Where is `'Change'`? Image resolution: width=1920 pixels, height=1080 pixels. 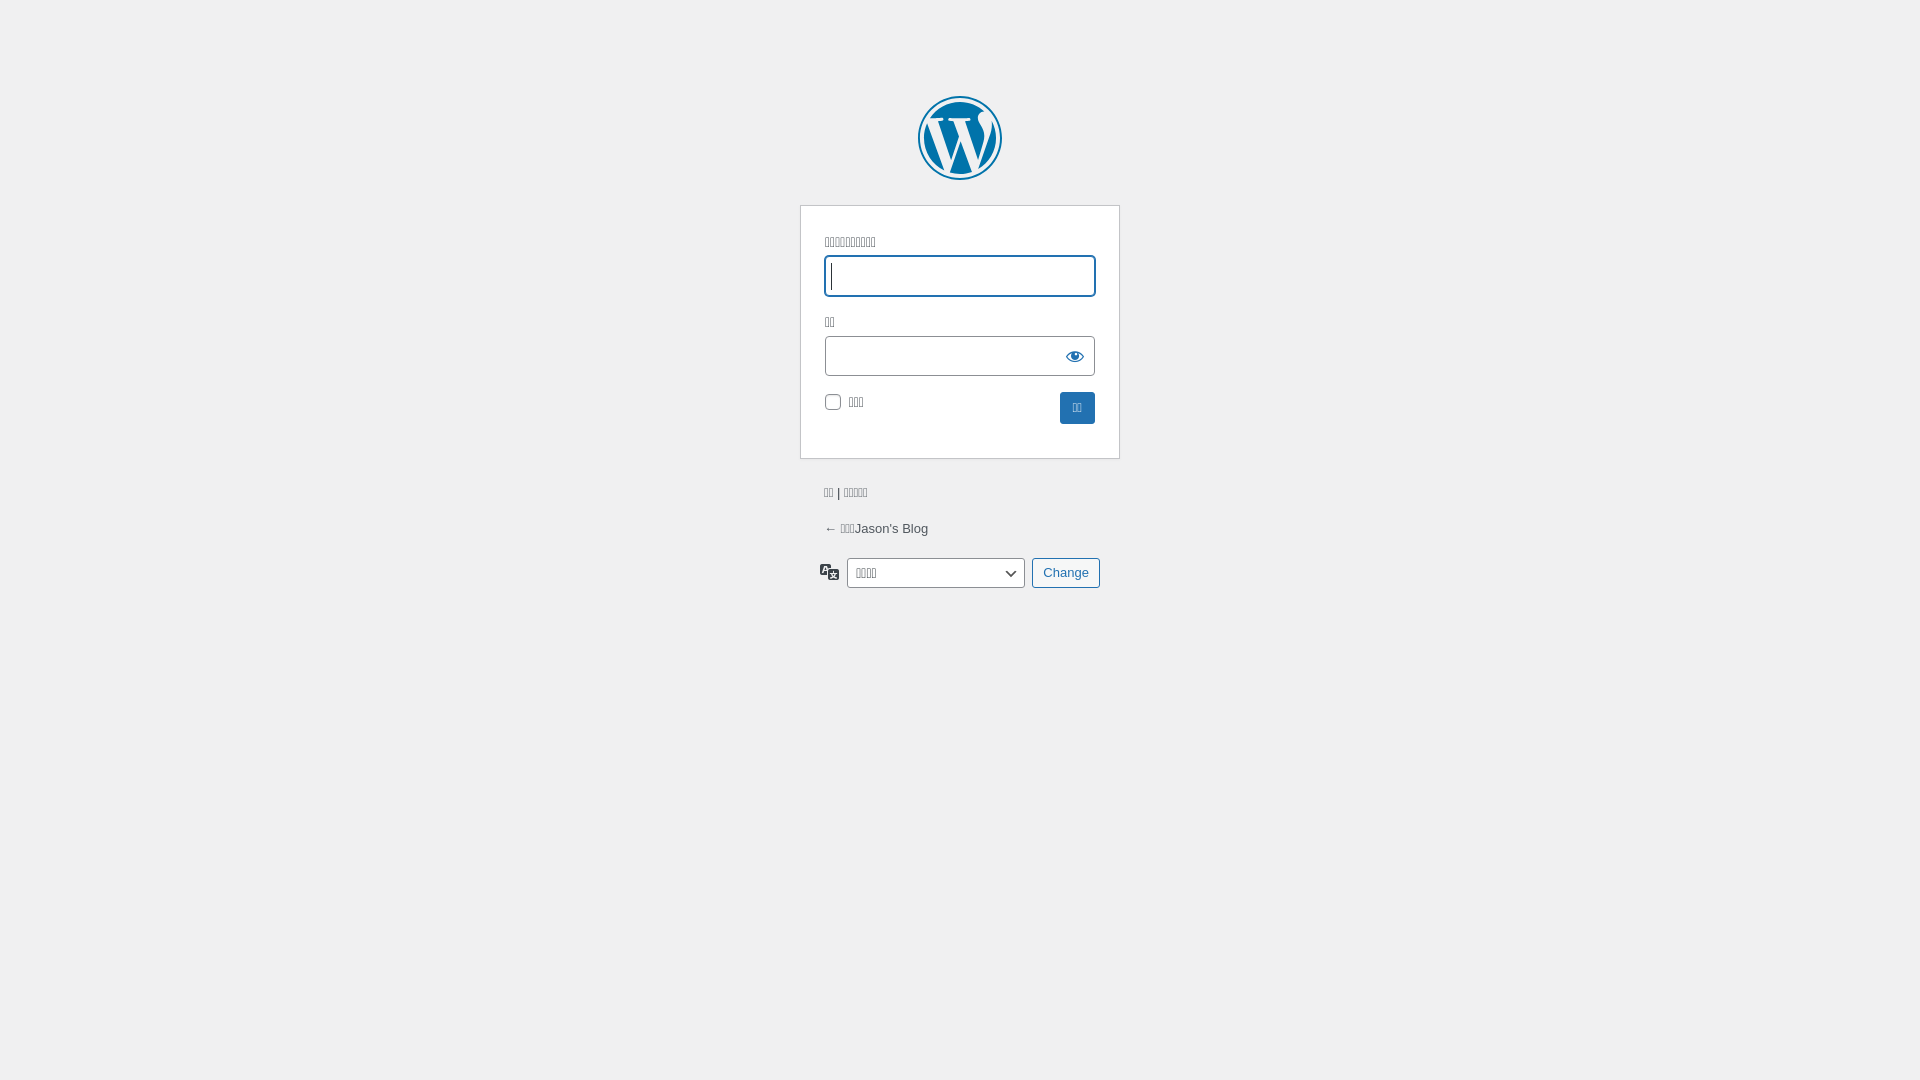 'Change' is located at coordinates (1064, 573).